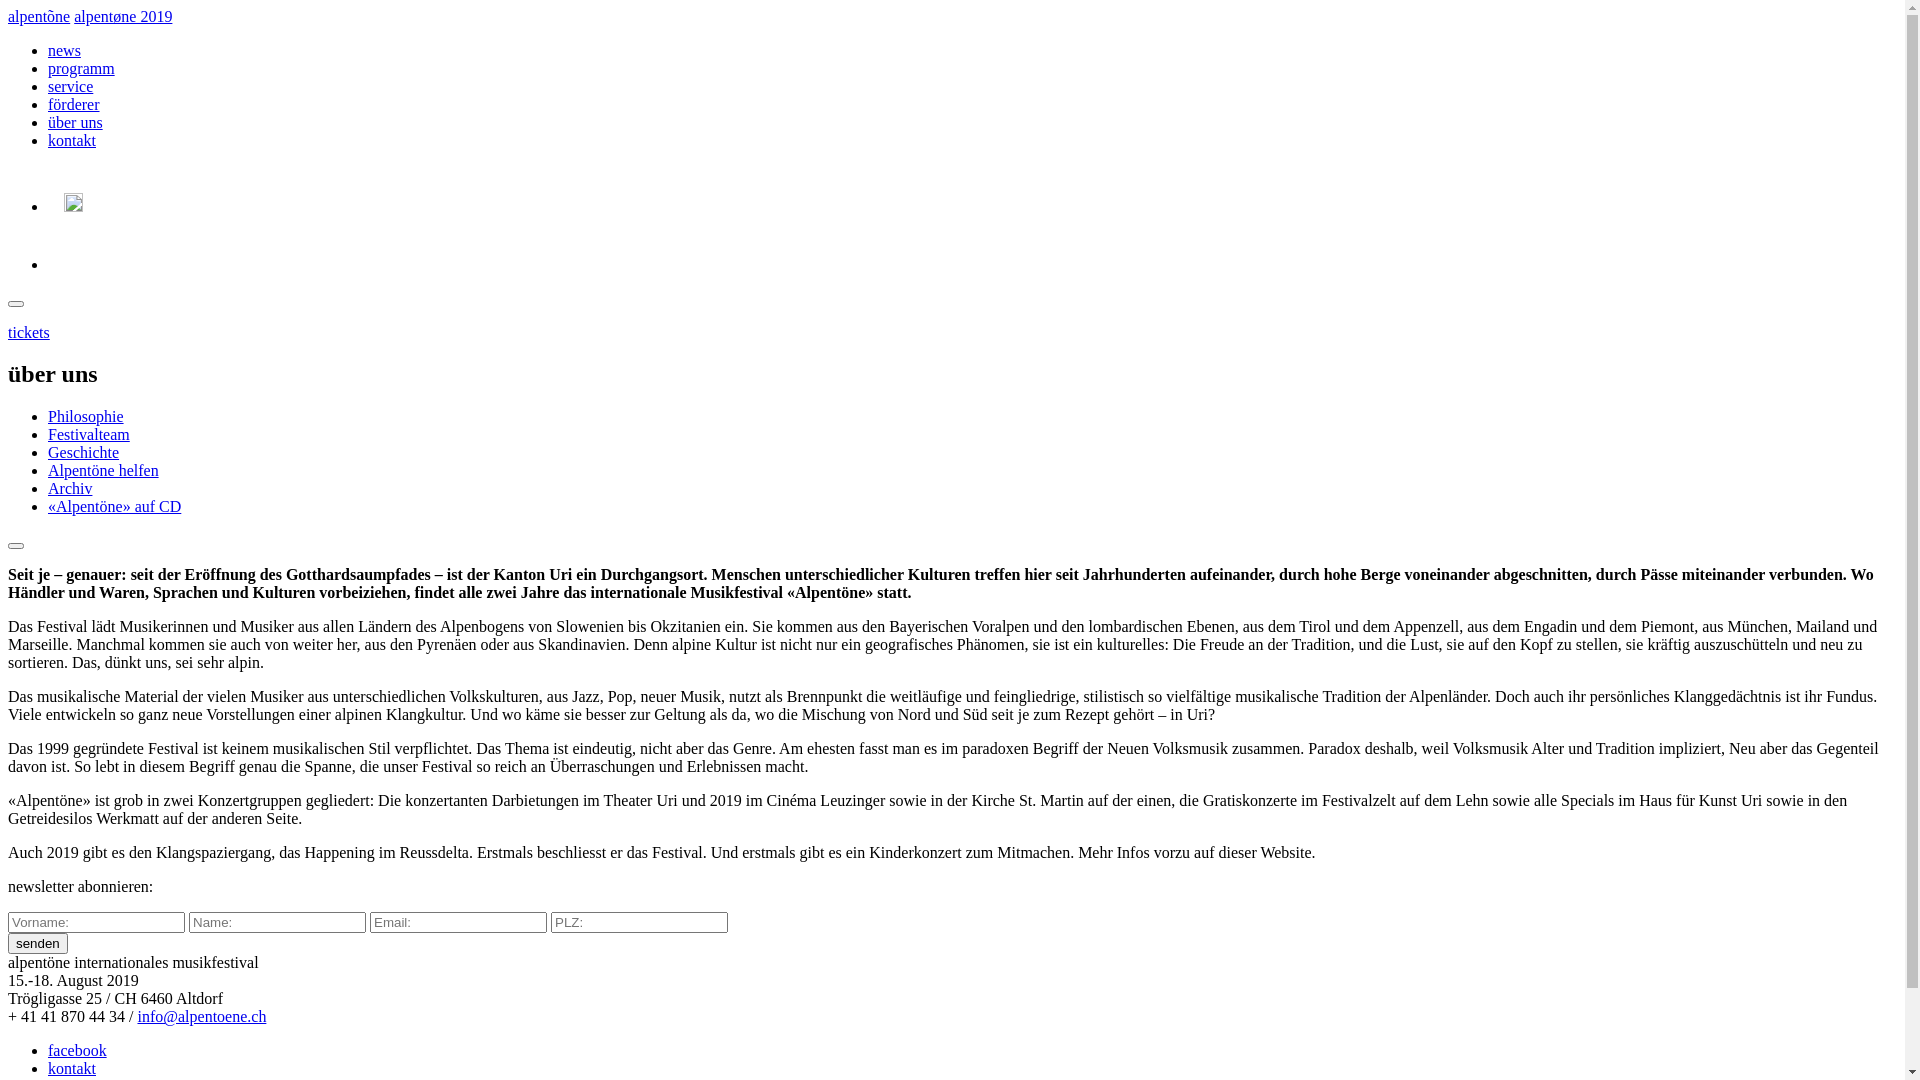 This screenshot has height=1080, width=1920. I want to click on 'Philosophie', so click(48, 415).